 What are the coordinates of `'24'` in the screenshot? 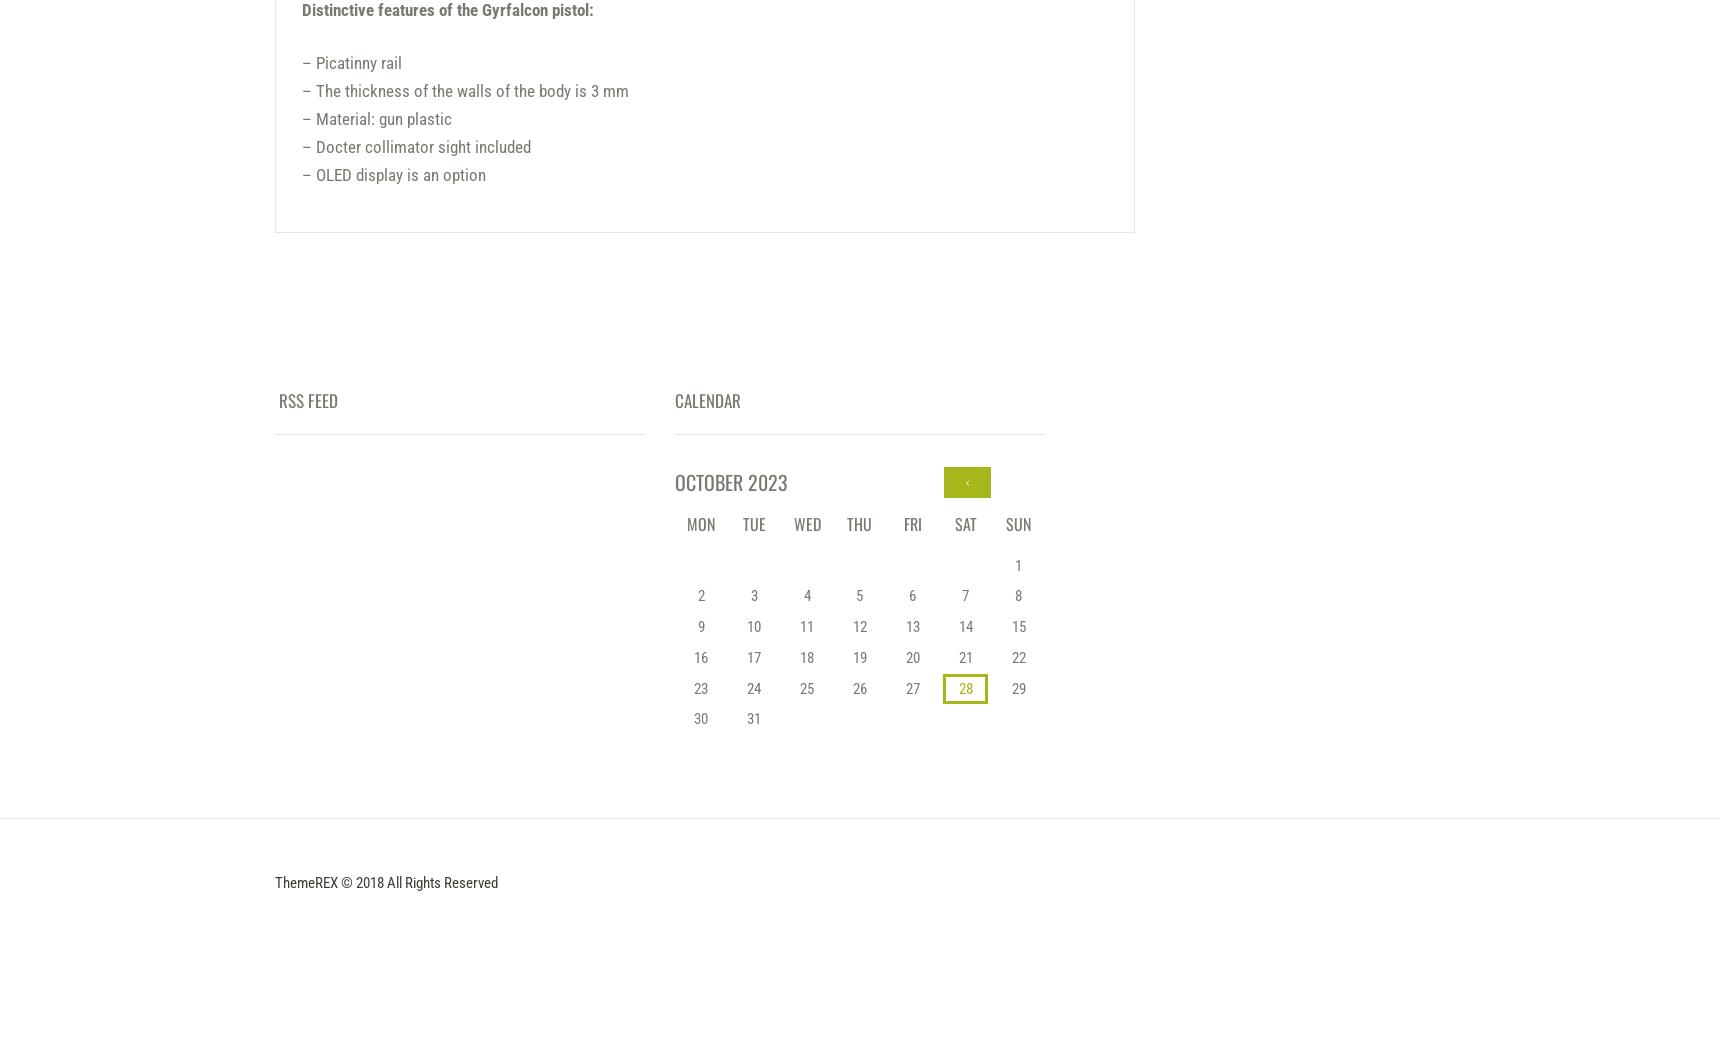 It's located at (753, 686).